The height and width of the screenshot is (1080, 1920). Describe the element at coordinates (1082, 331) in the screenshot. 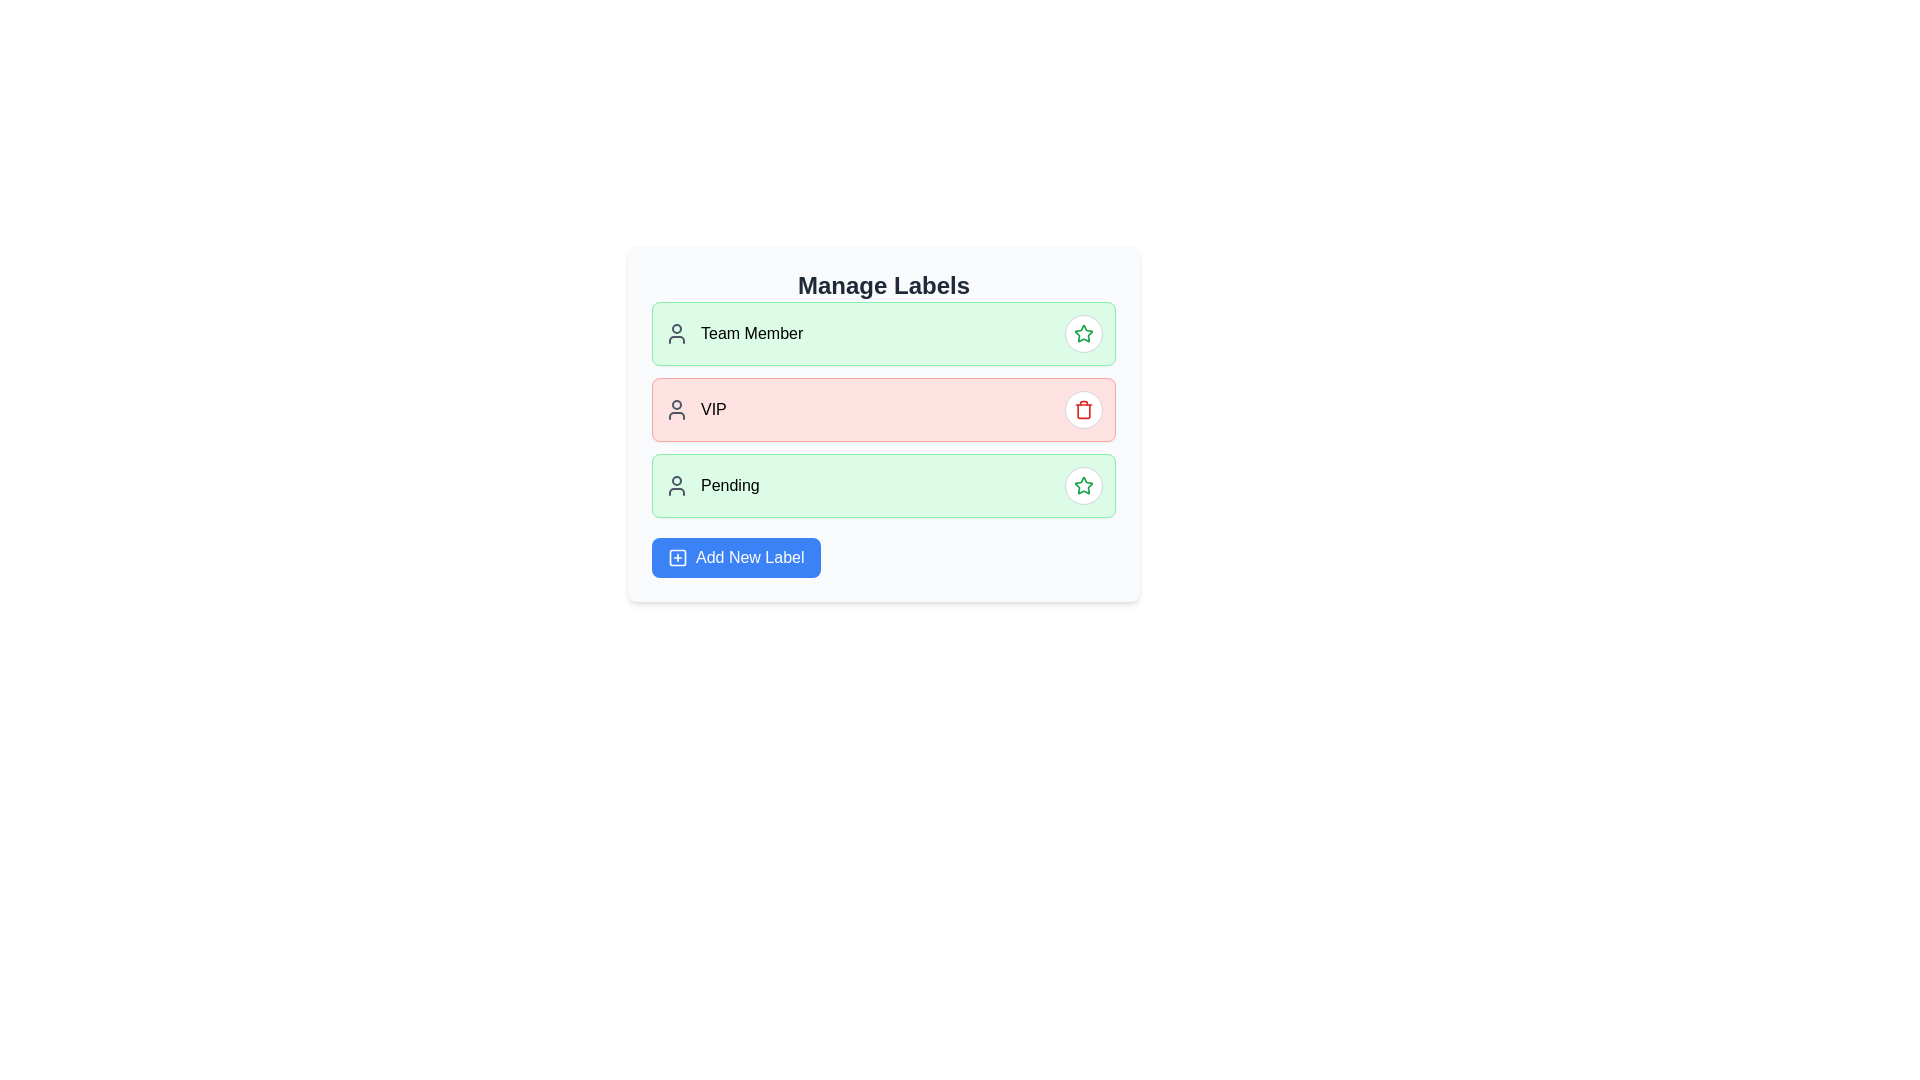

I see `the star icon with a green outline located at the bottom of the 'Manage Labels' panel, to the right of the 'Pending' label` at that location.